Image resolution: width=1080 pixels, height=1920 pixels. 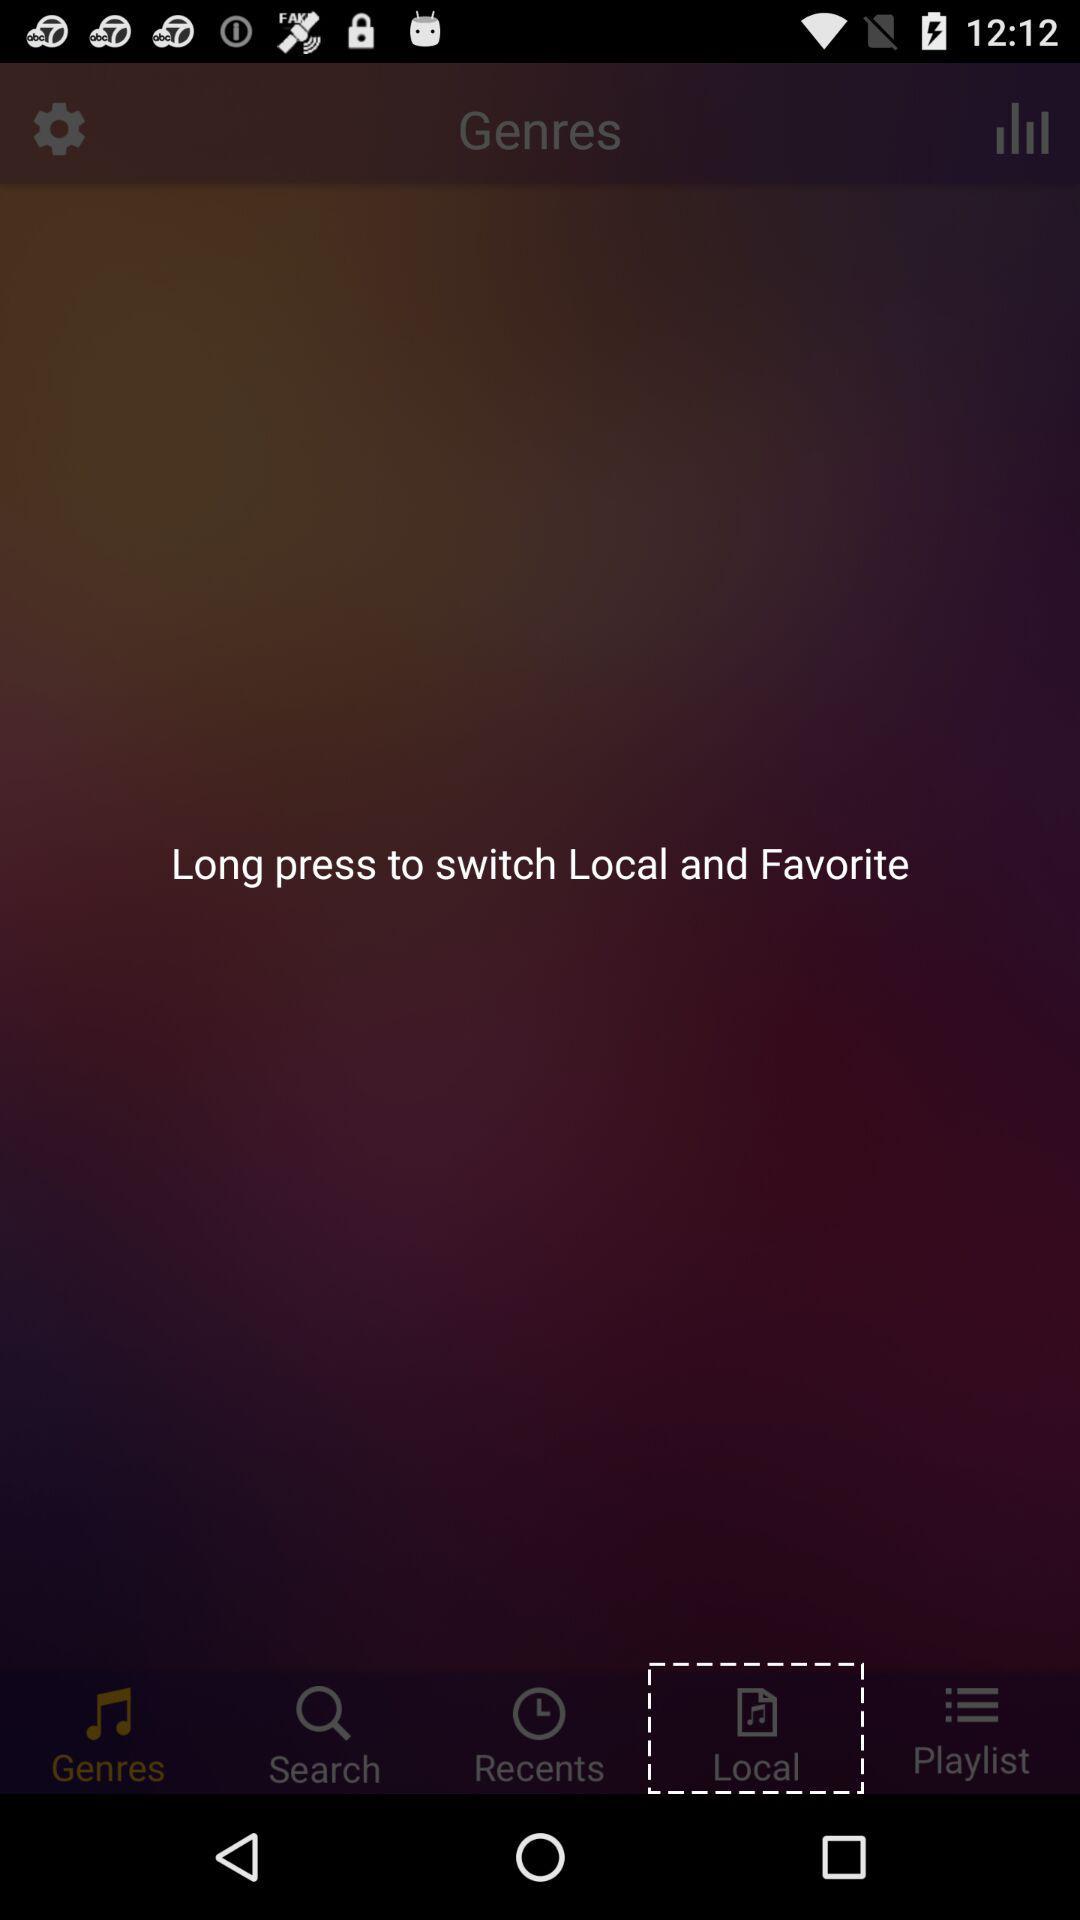 I want to click on icon at the top right corner, so click(x=1022, y=127).